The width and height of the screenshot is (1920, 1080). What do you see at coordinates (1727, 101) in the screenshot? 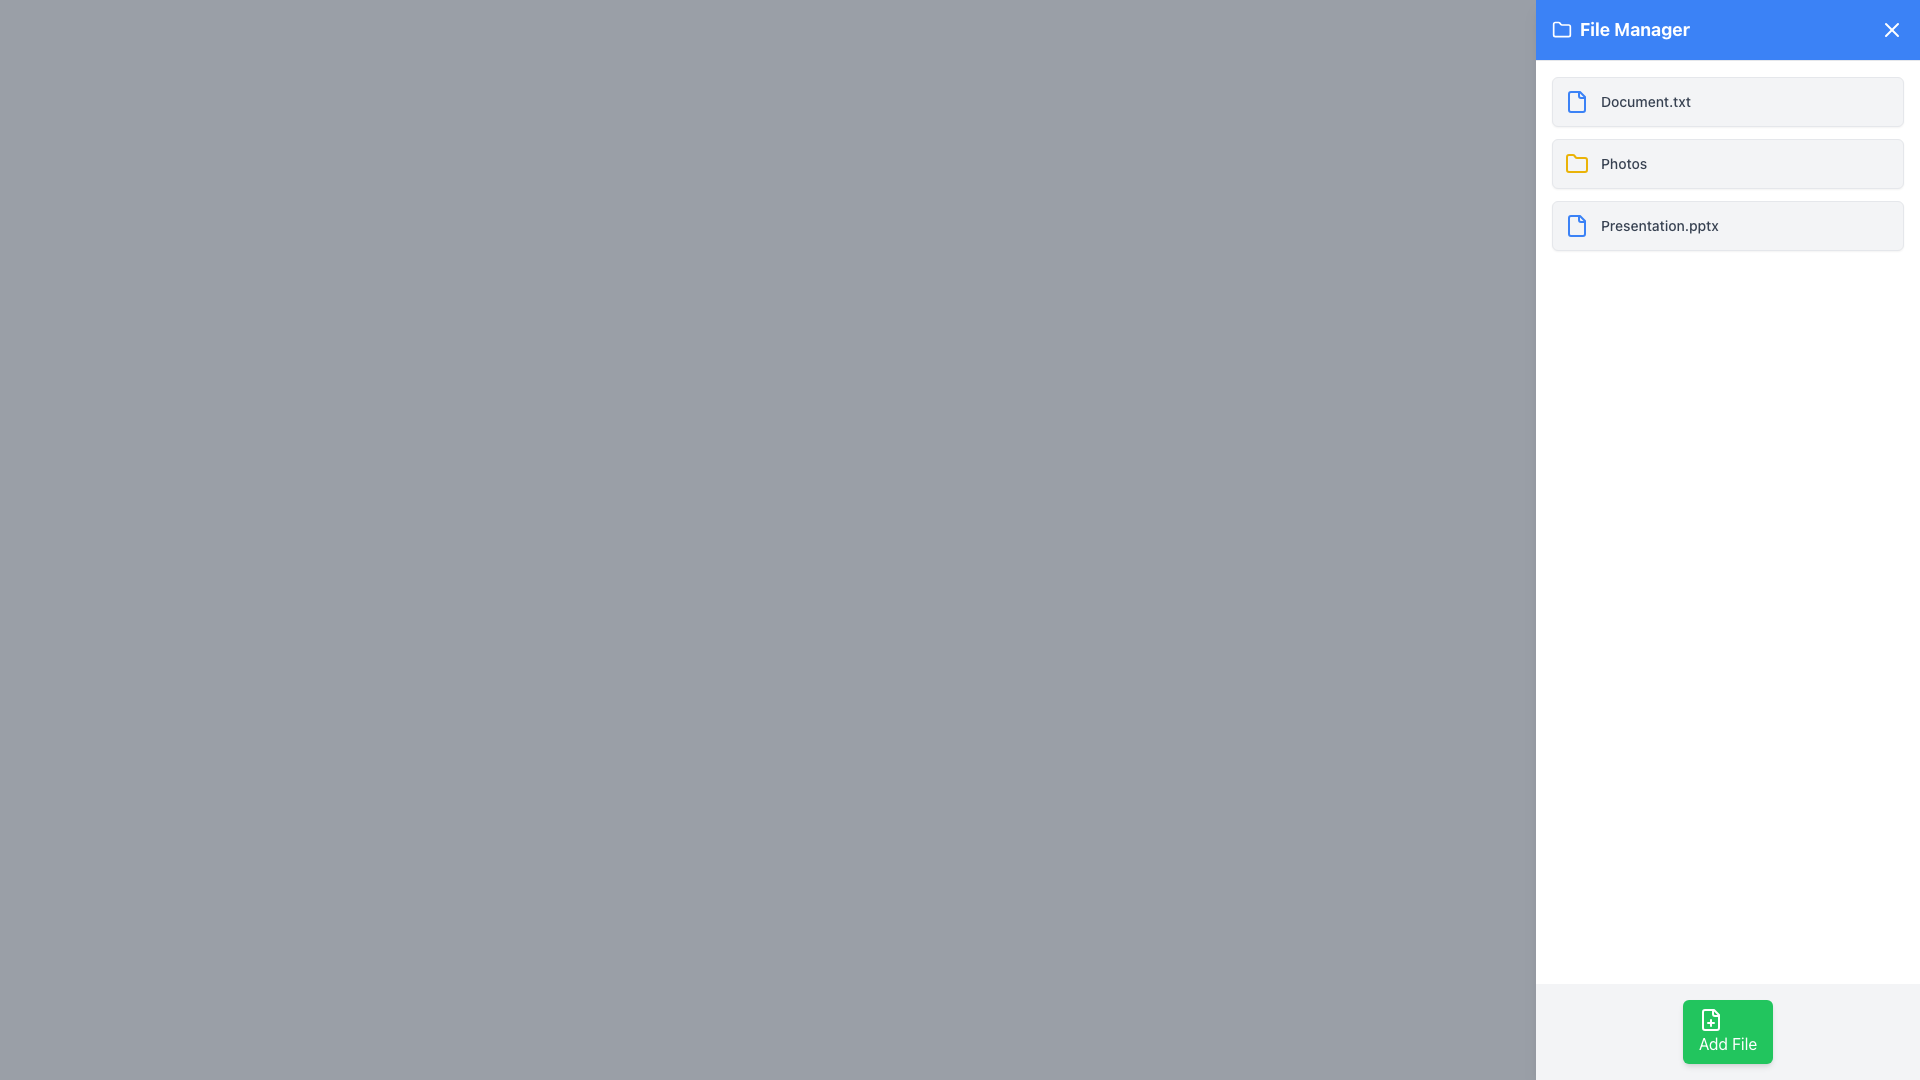
I see `the first file item named 'Document.txt'` at bounding box center [1727, 101].